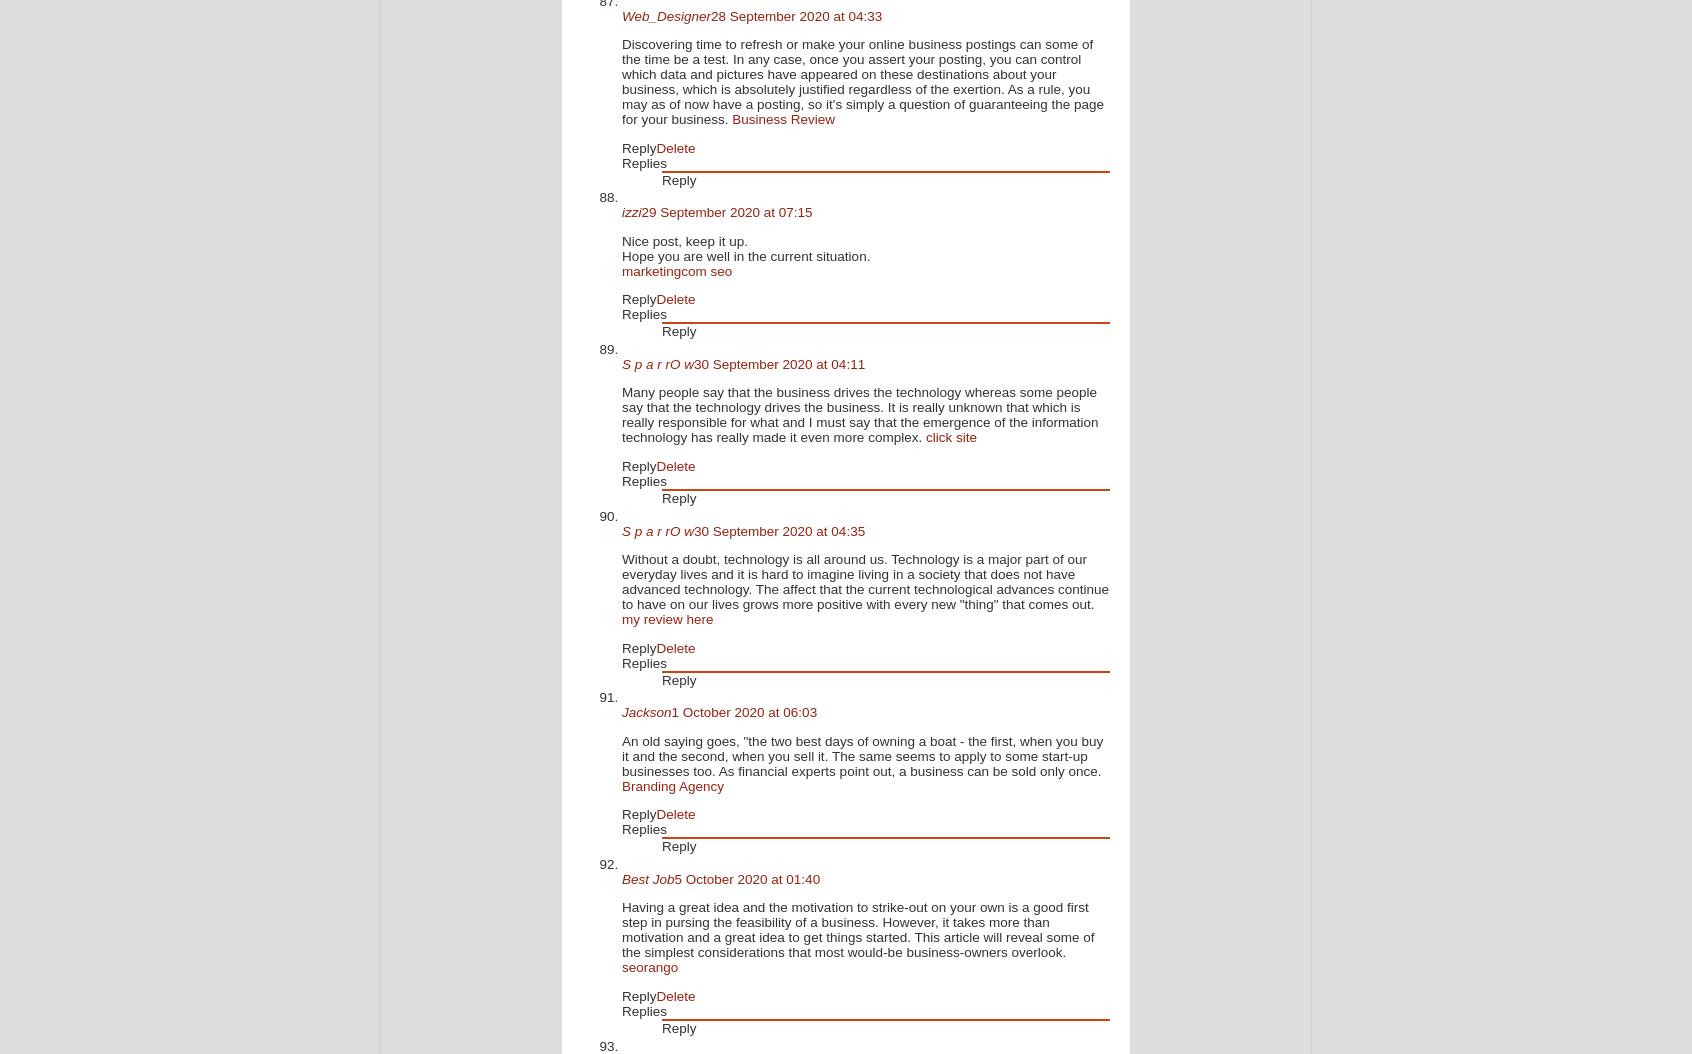 The height and width of the screenshot is (1054, 1692). Describe the element at coordinates (684, 240) in the screenshot. I see `'Nice post, keep it up.'` at that location.